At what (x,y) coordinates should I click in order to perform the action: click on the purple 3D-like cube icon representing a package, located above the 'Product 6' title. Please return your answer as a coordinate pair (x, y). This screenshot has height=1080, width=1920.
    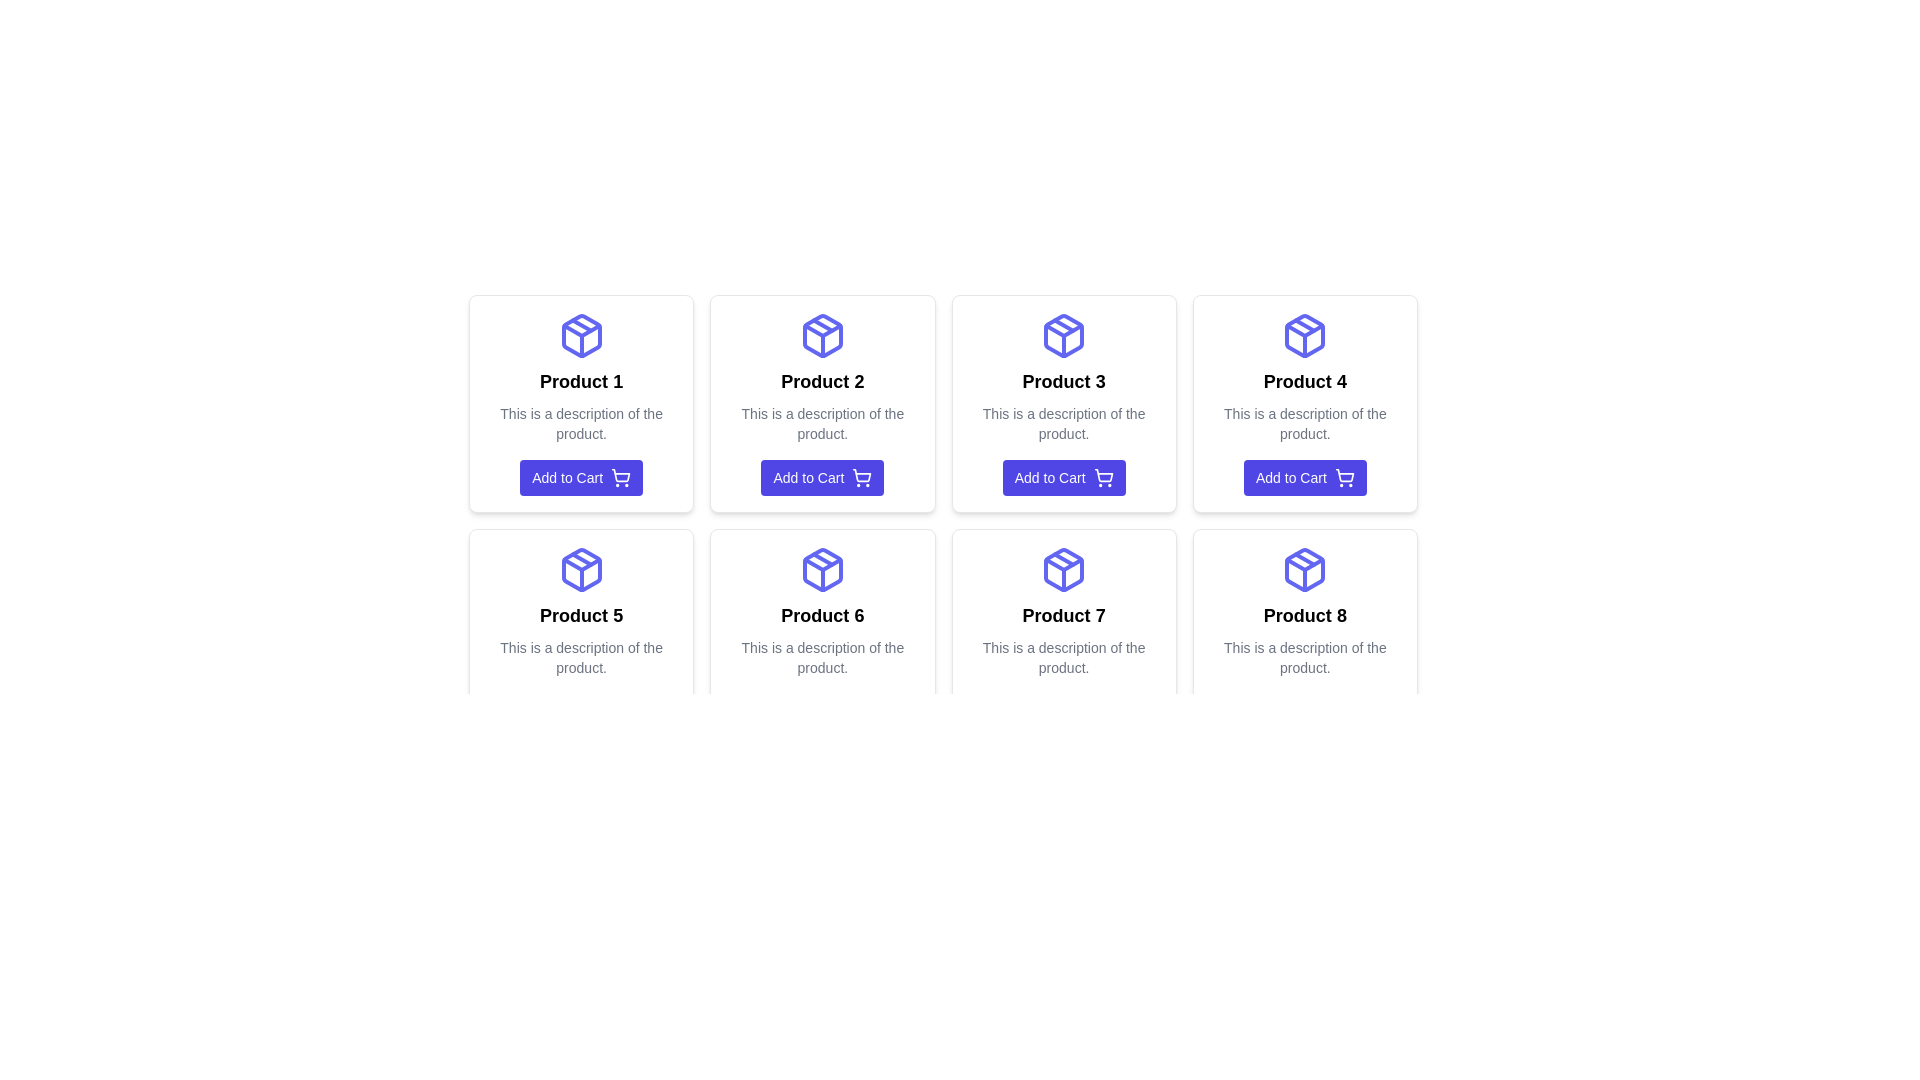
    Looking at the image, I should click on (822, 570).